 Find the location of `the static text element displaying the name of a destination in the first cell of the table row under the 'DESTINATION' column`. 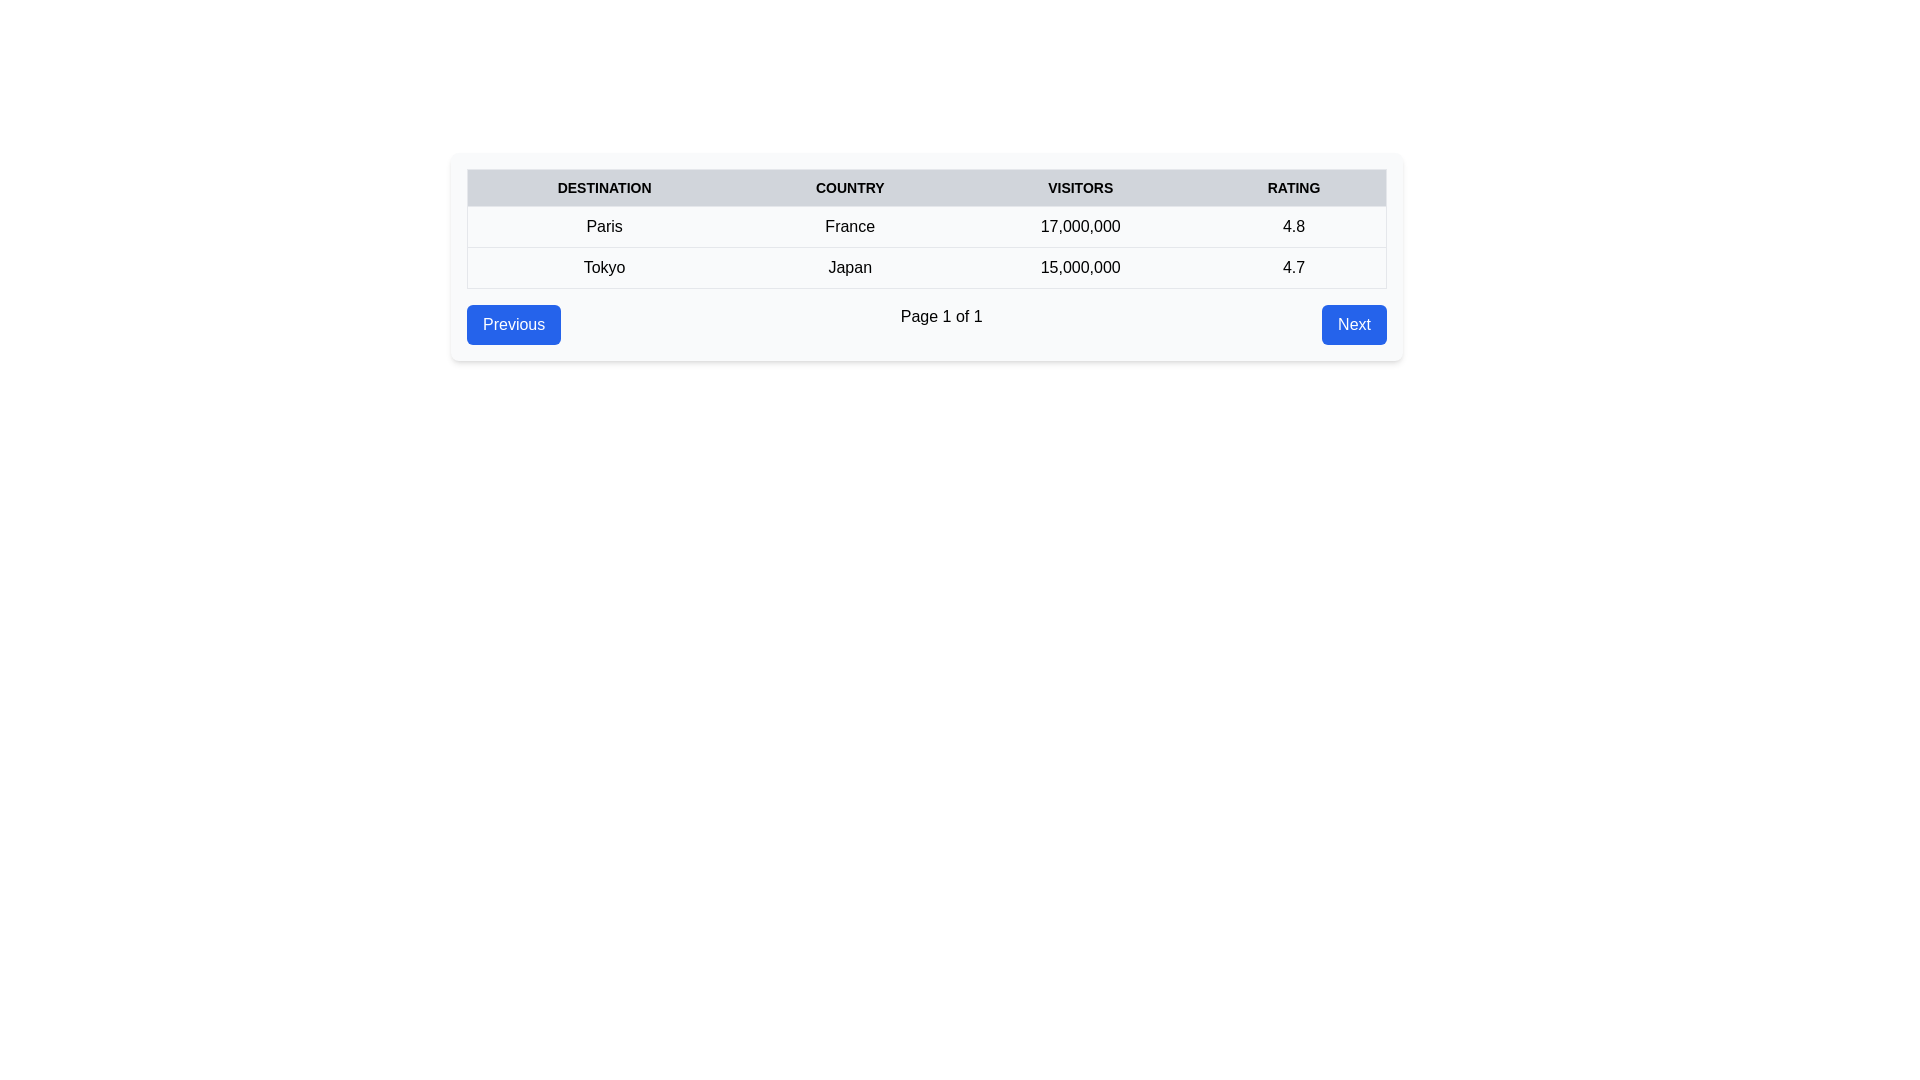

the static text element displaying the name of a destination in the first cell of the table row under the 'DESTINATION' column is located at coordinates (603, 226).